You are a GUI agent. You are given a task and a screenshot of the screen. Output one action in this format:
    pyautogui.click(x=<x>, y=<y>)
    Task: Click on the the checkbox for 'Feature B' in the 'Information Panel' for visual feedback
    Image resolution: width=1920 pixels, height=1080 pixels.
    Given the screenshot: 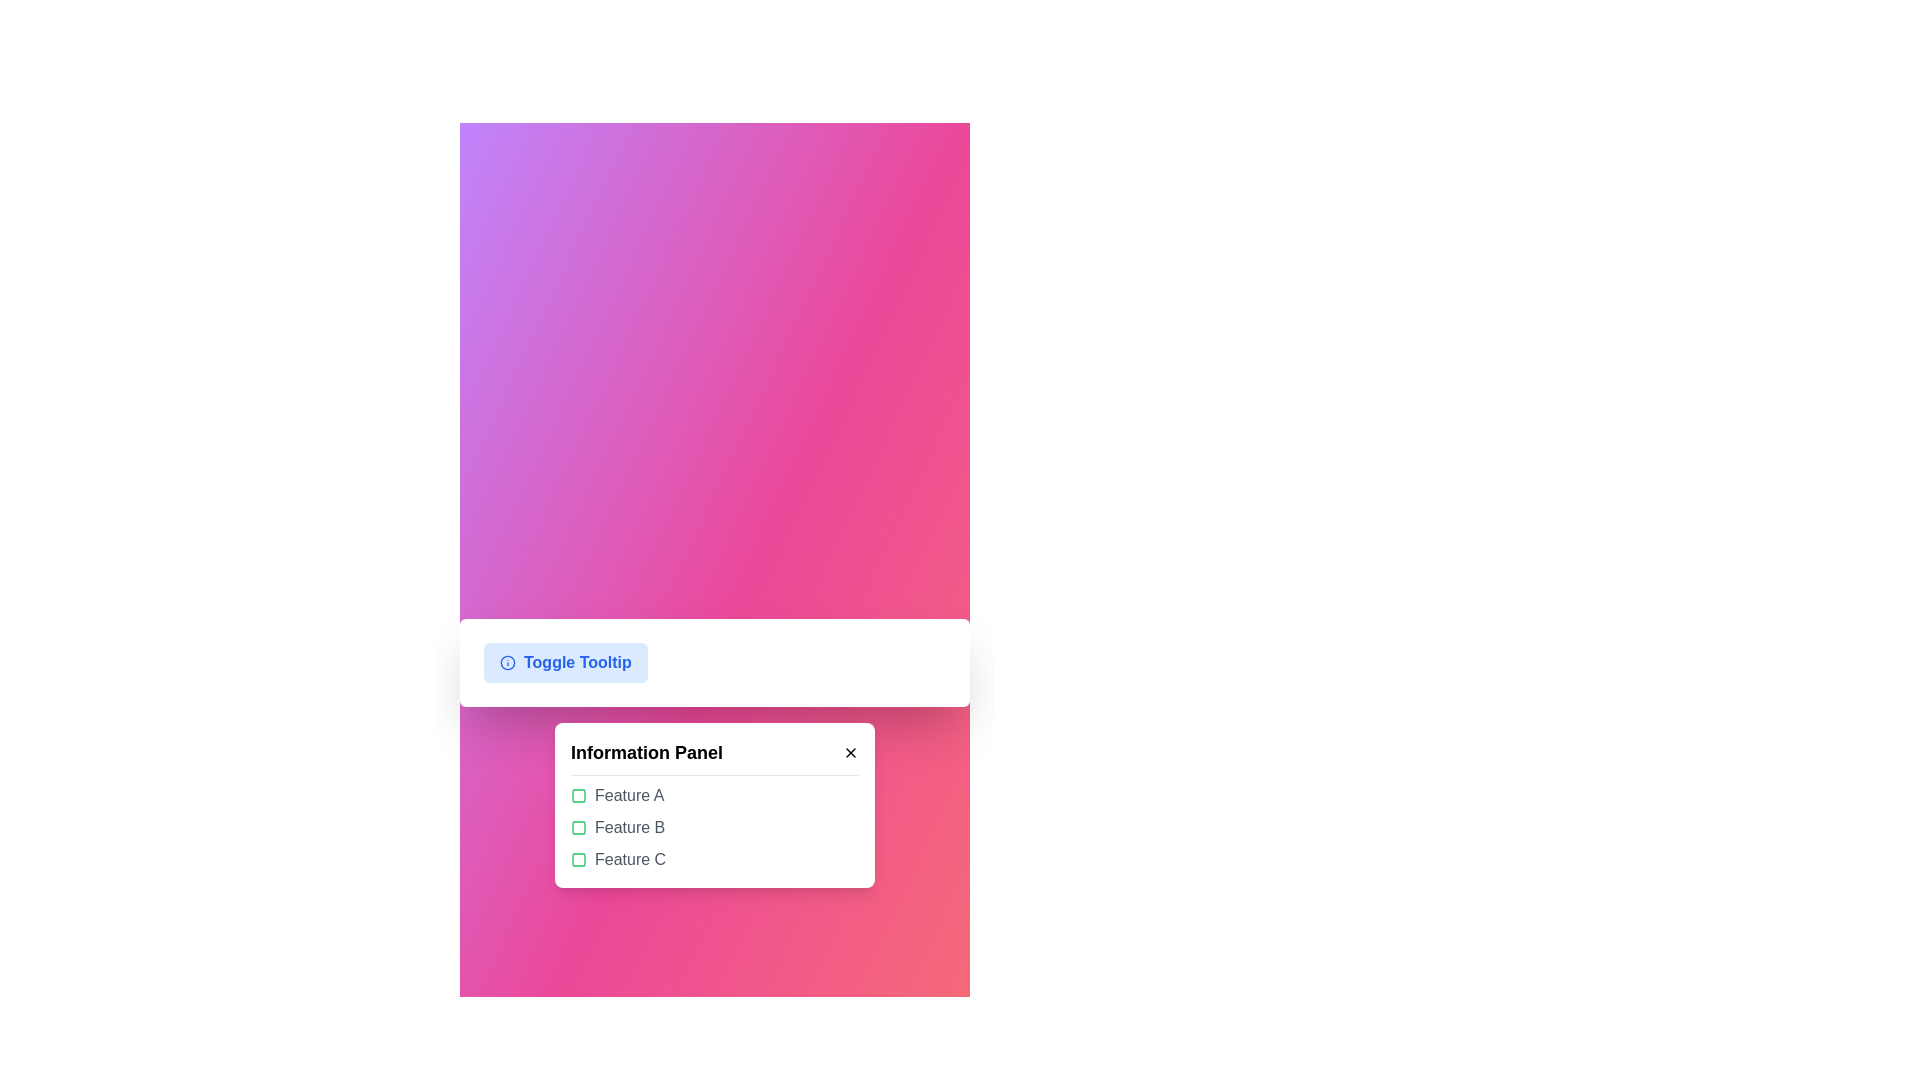 What is the action you would take?
    pyautogui.click(x=578, y=828)
    